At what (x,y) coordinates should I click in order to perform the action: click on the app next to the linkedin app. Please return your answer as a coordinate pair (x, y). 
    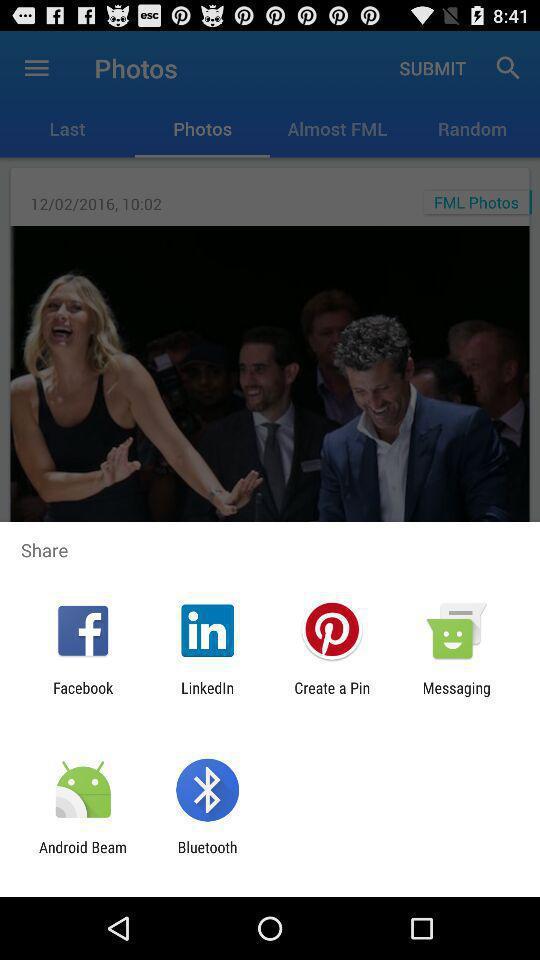
    Looking at the image, I should click on (332, 696).